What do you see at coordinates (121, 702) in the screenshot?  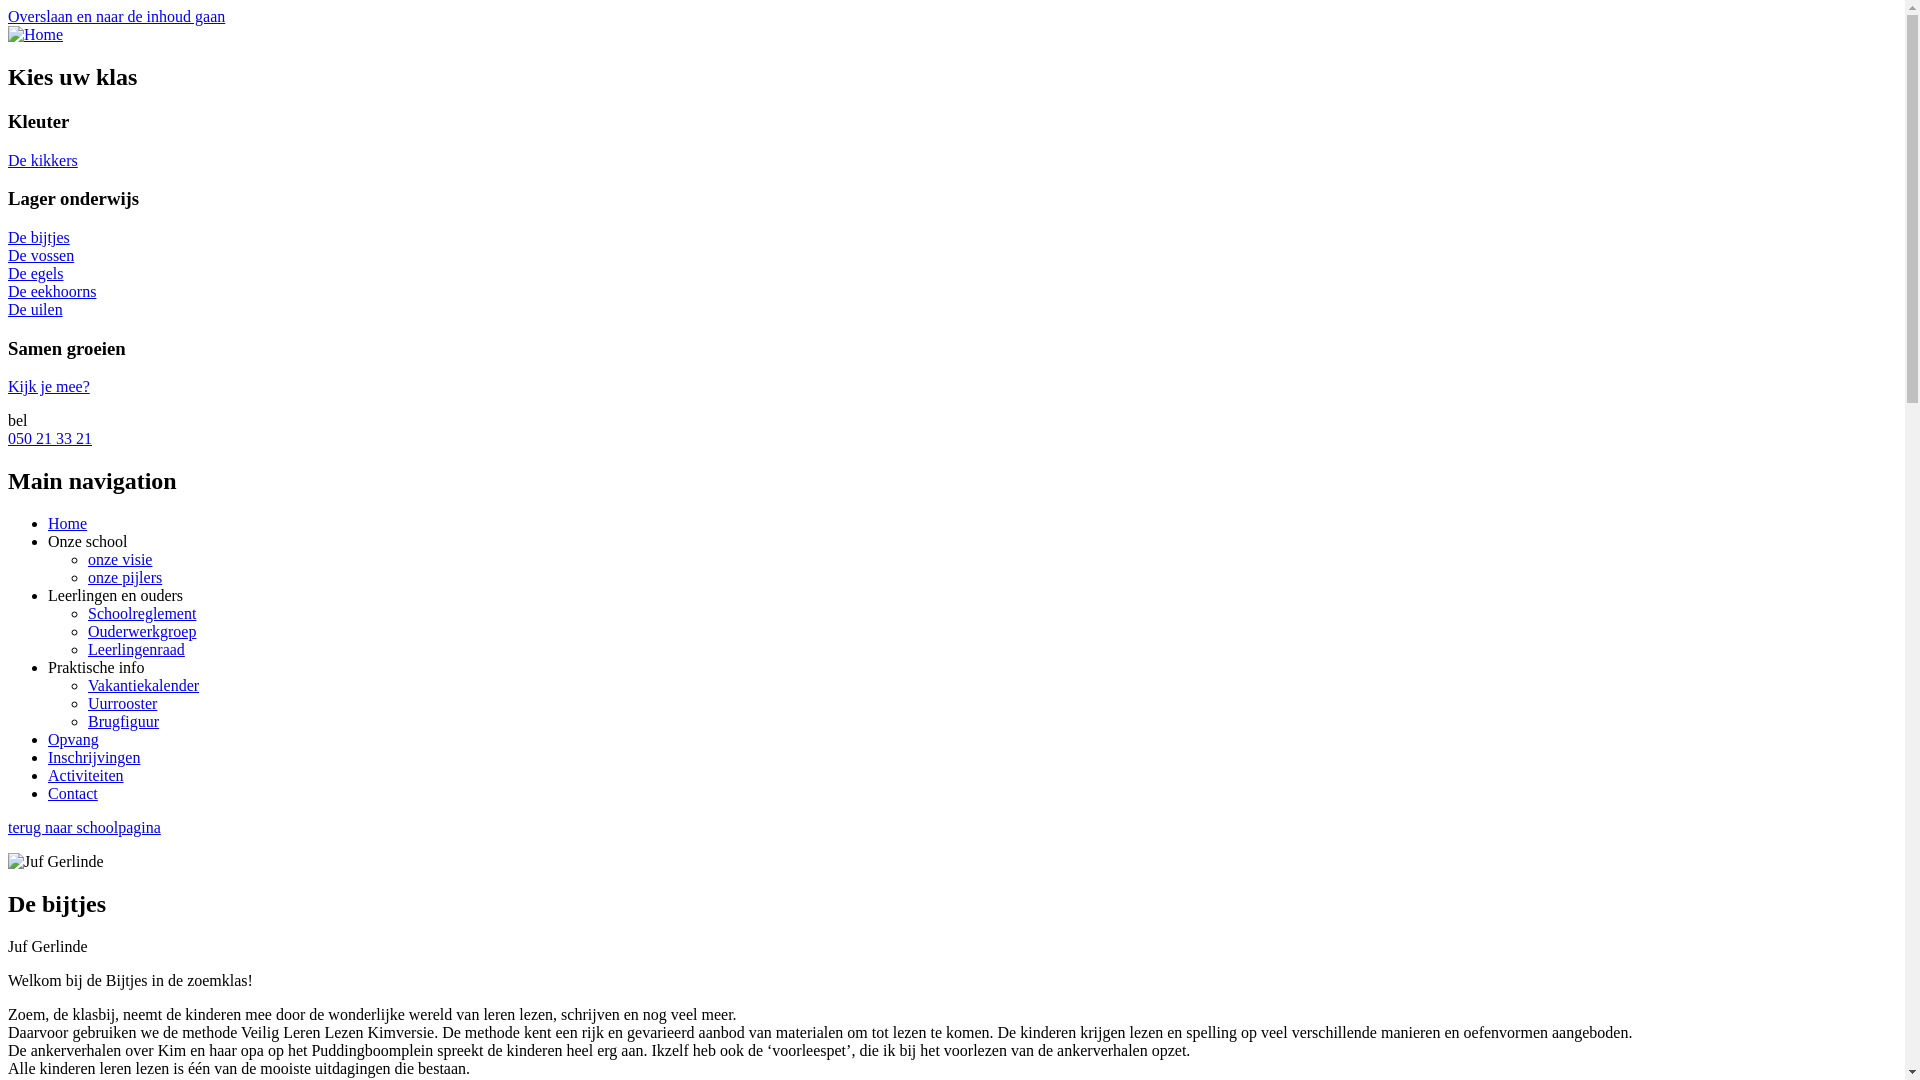 I see `'Uurrooster'` at bounding box center [121, 702].